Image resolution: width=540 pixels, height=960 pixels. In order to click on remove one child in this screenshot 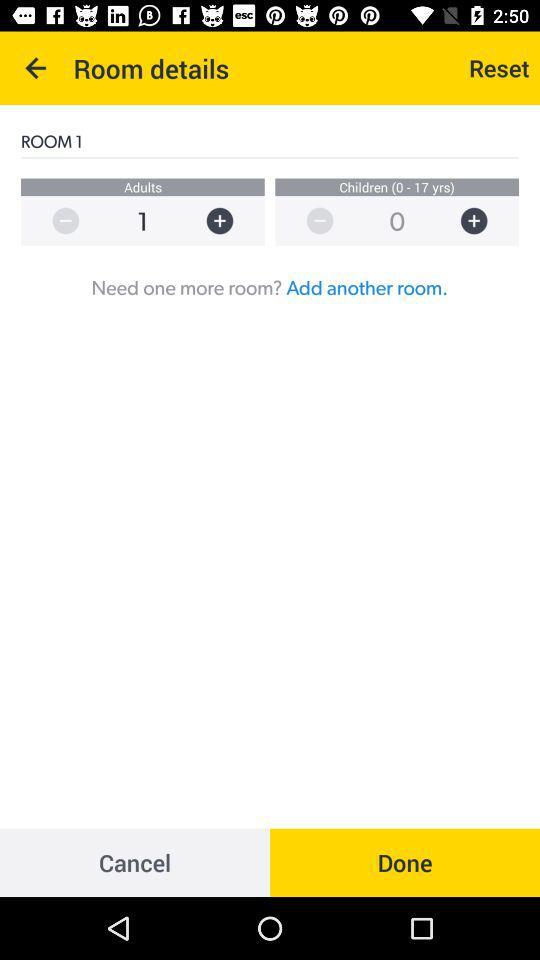, I will do `click(310, 221)`.